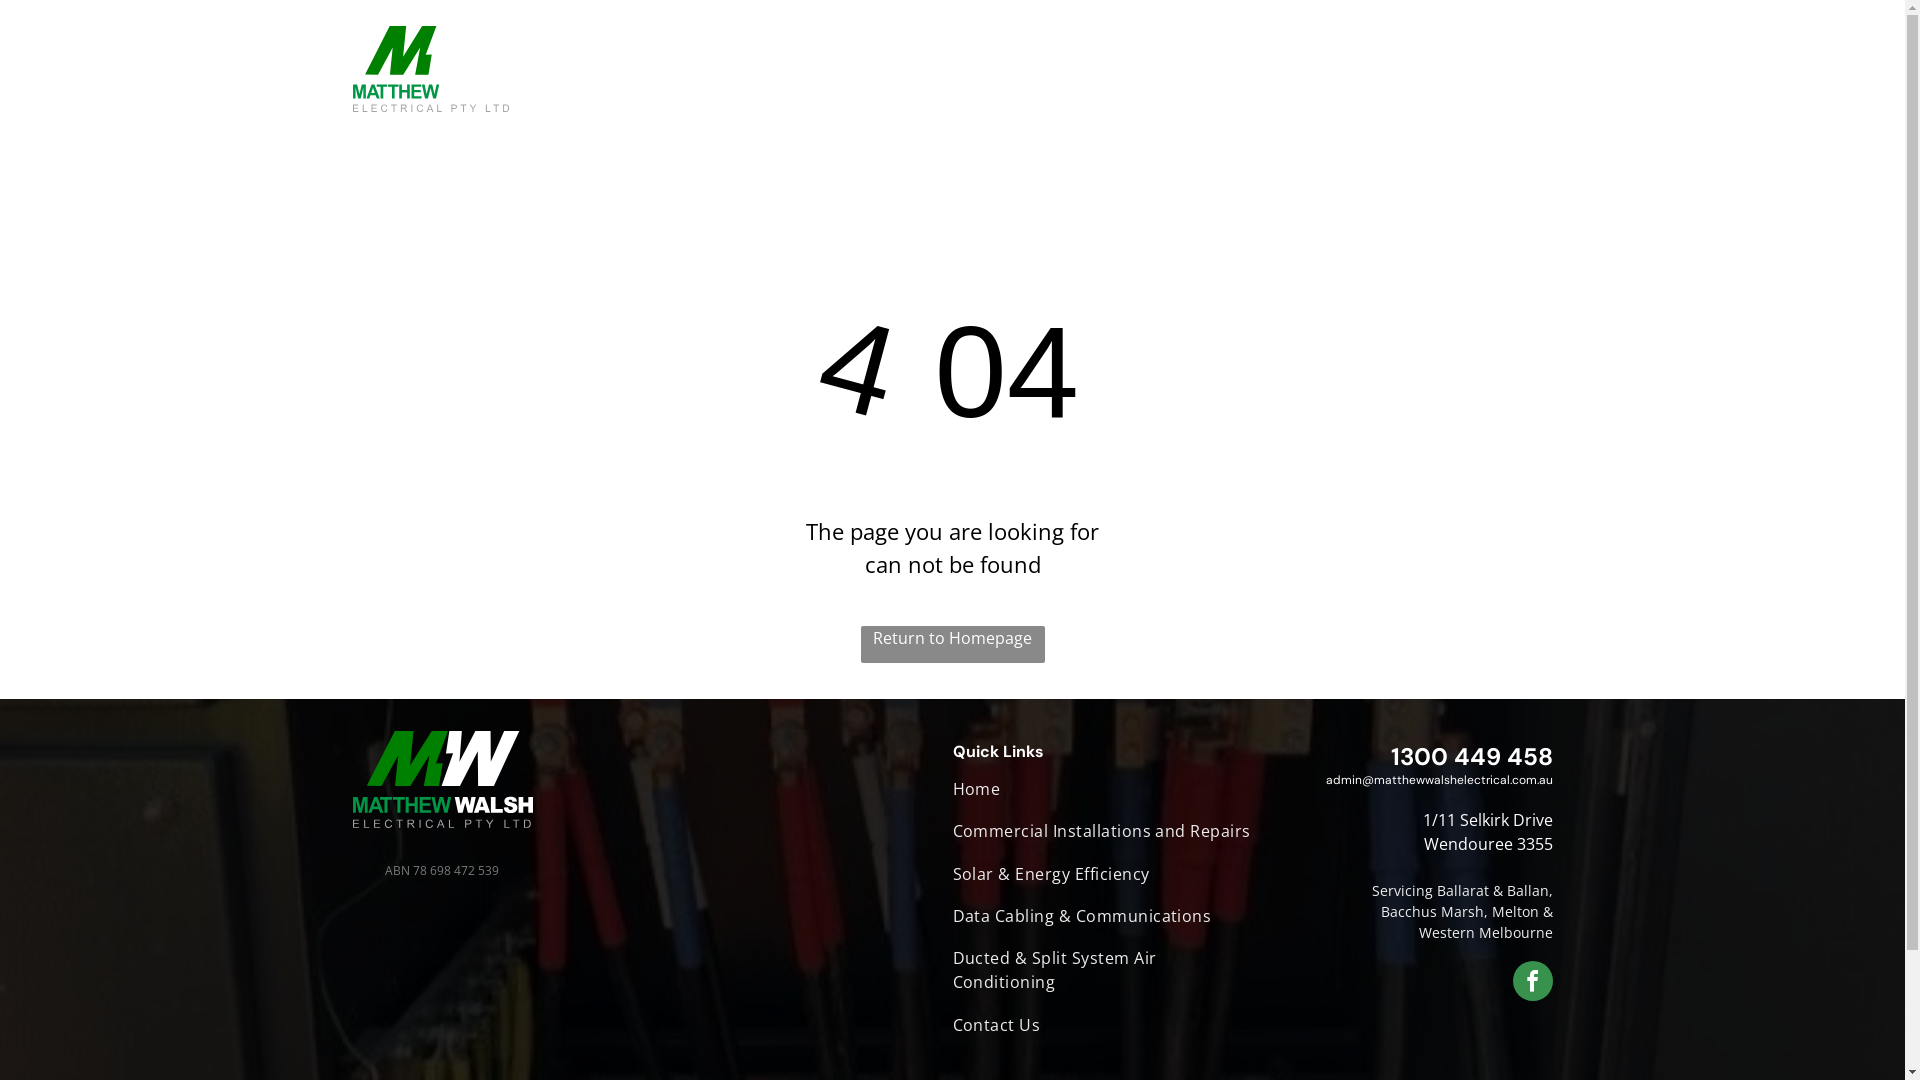 The width and height of the screenshot is (1920, 1080). I want to click on 'admin@matthewwalshelectrical.com.au', so click(1438, 778).